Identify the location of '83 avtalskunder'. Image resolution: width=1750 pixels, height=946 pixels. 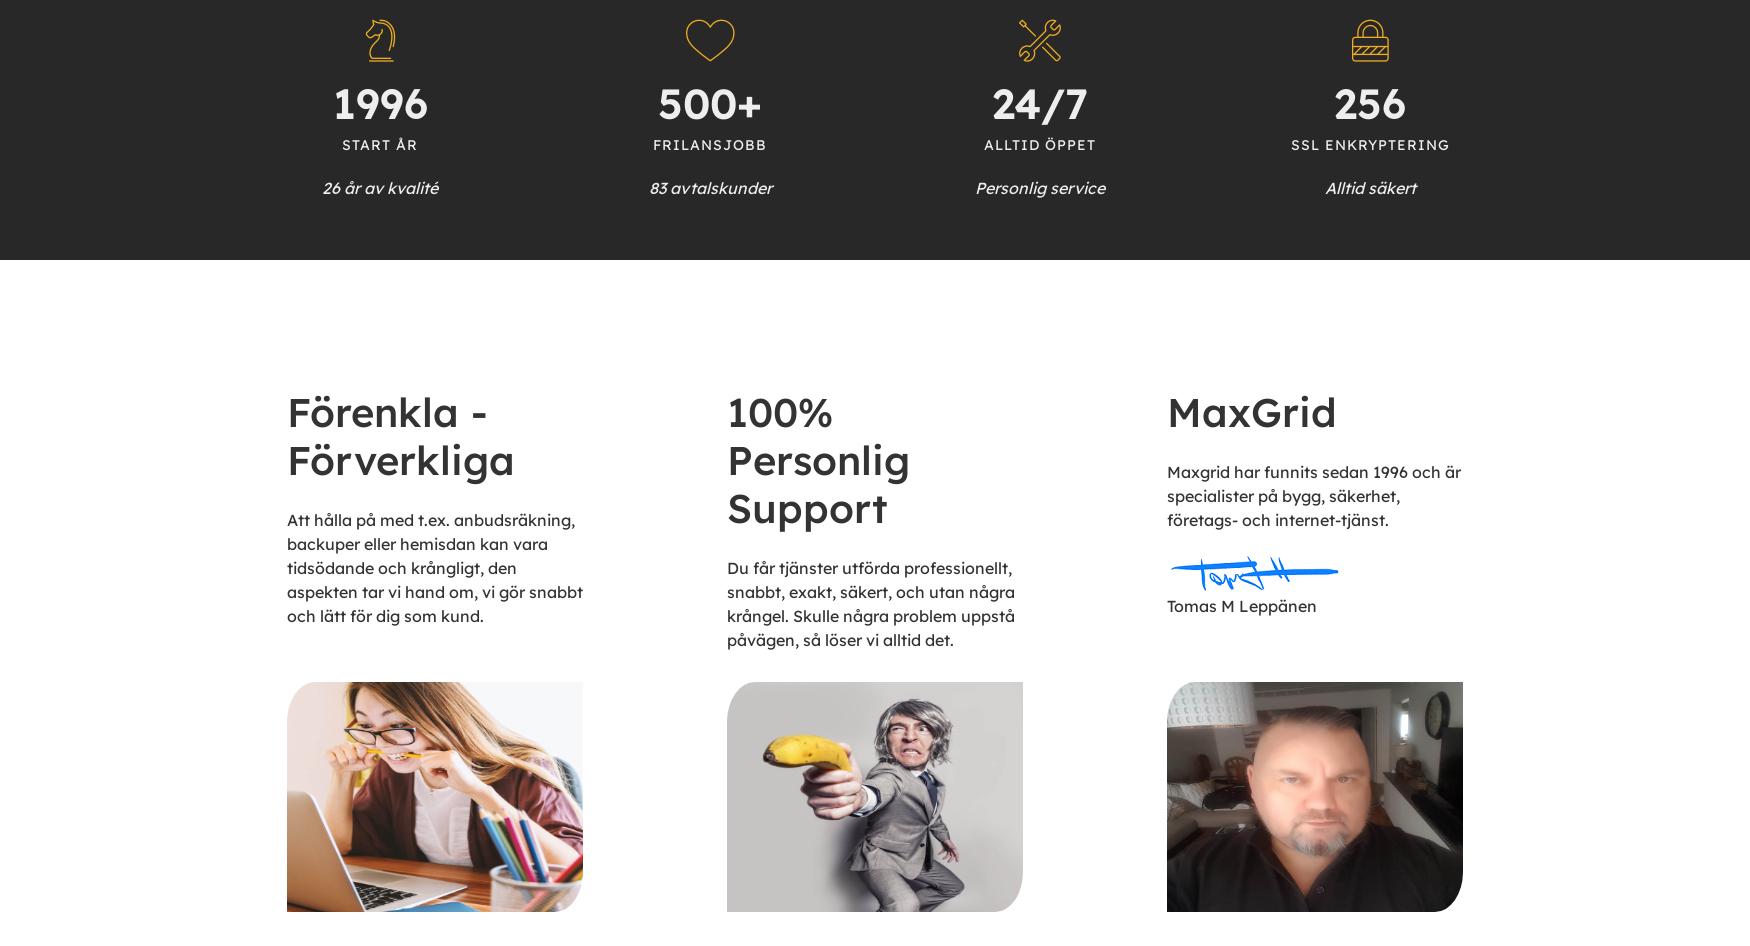
(709, 187).